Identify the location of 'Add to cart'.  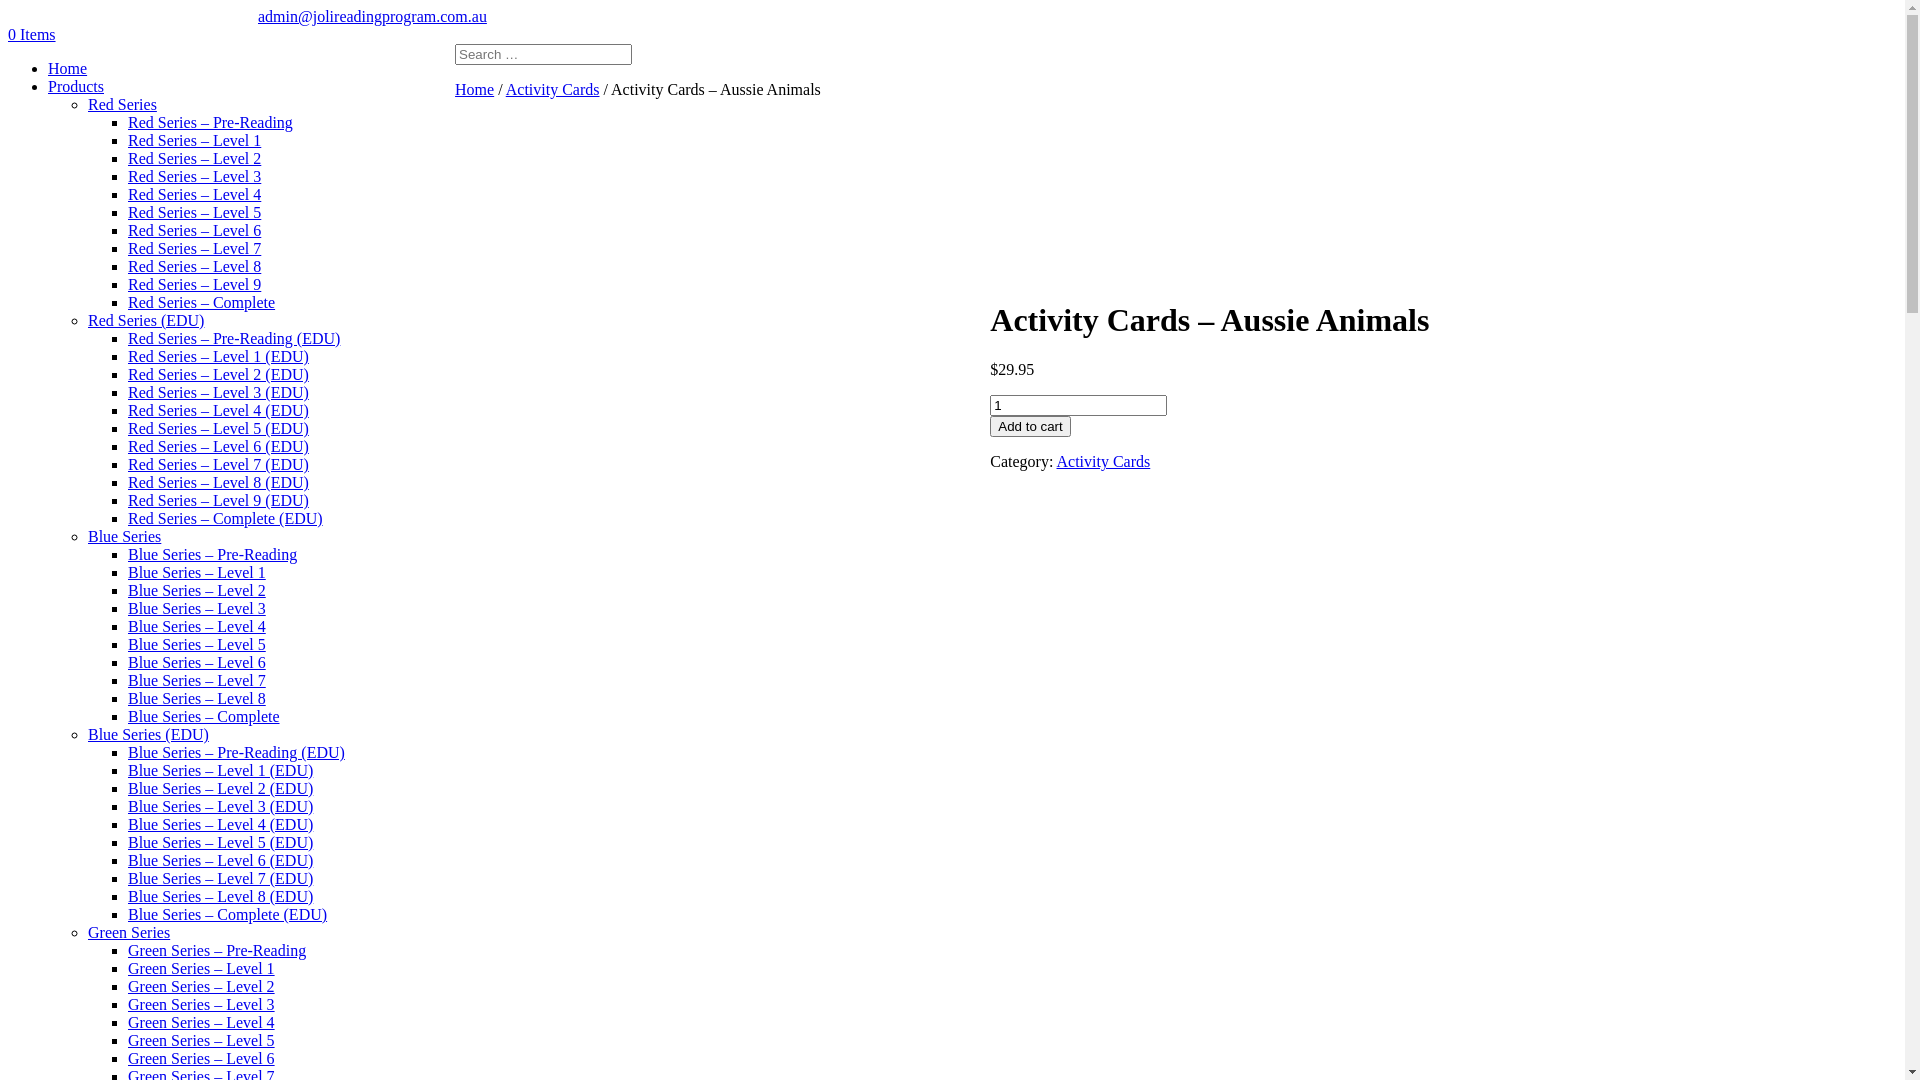
(1030, 425).